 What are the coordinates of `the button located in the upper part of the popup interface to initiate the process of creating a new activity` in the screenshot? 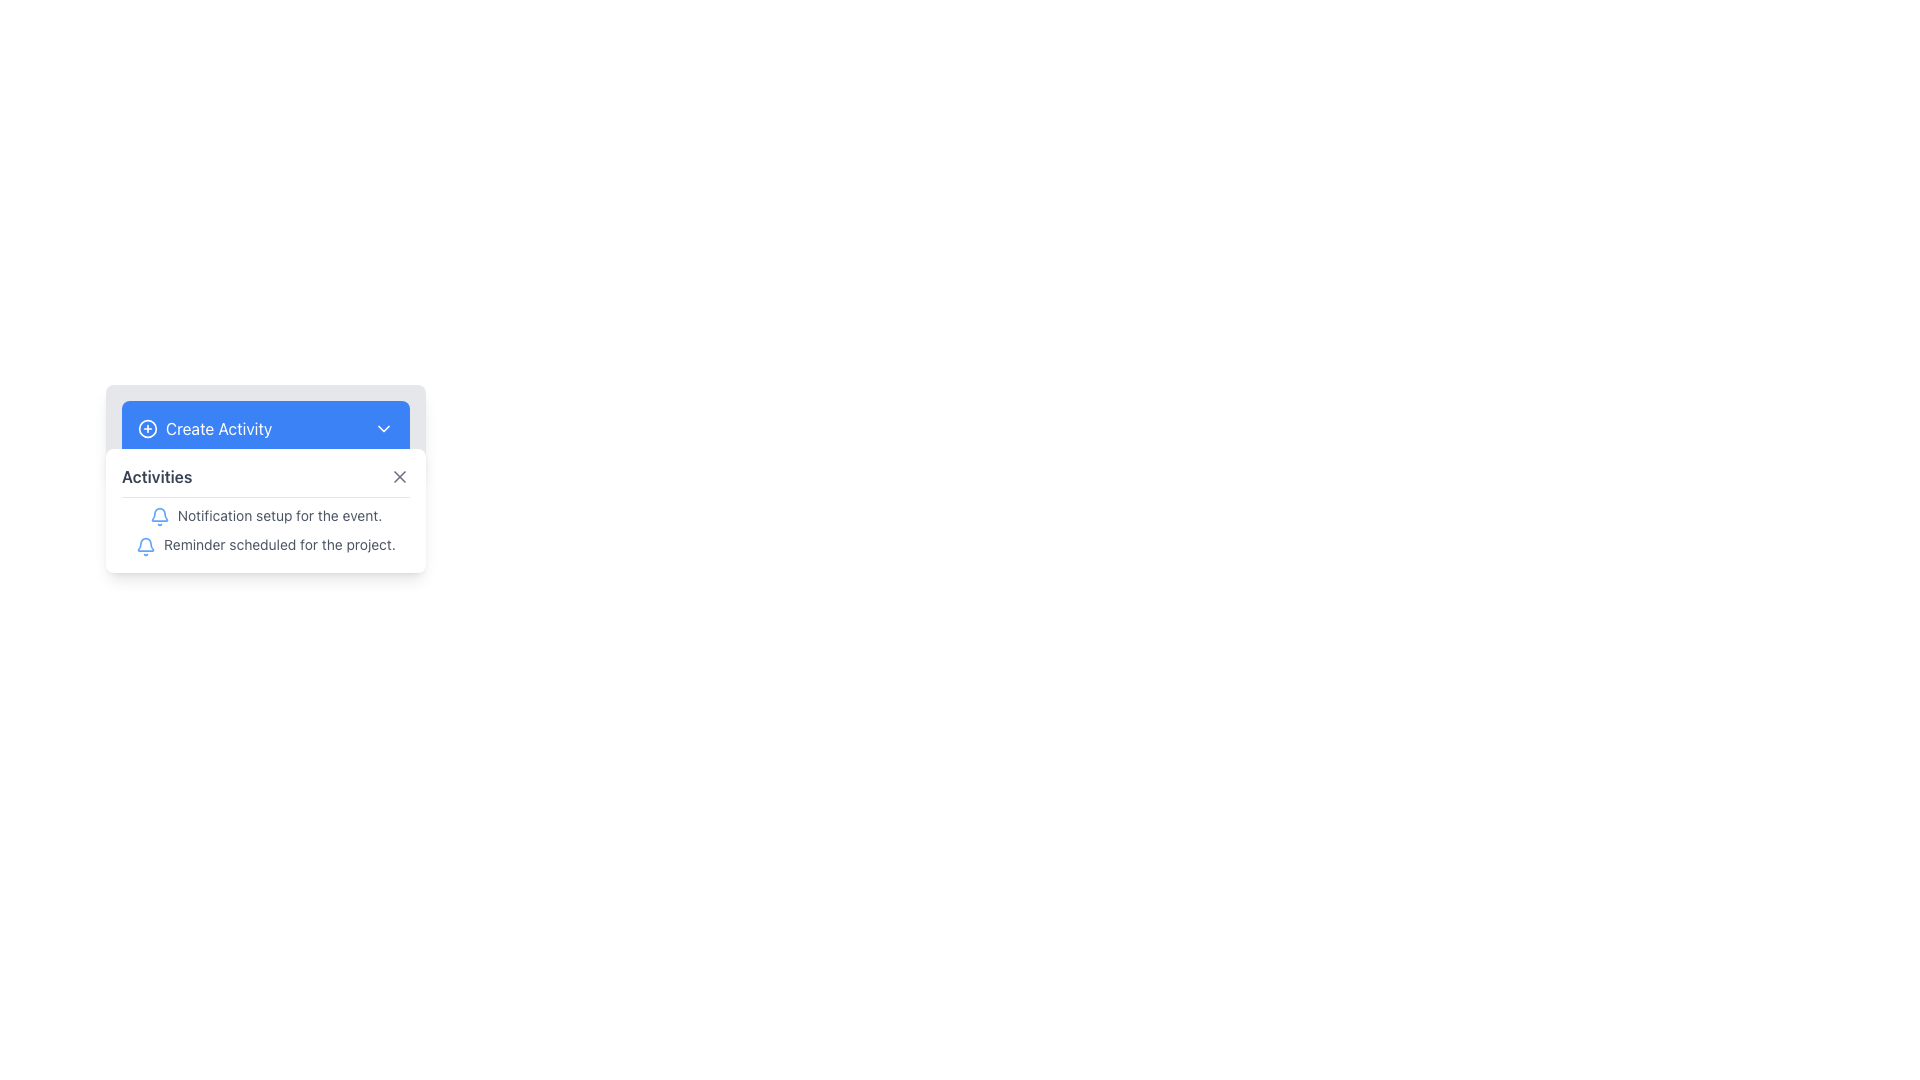 It's located at (264, 427).